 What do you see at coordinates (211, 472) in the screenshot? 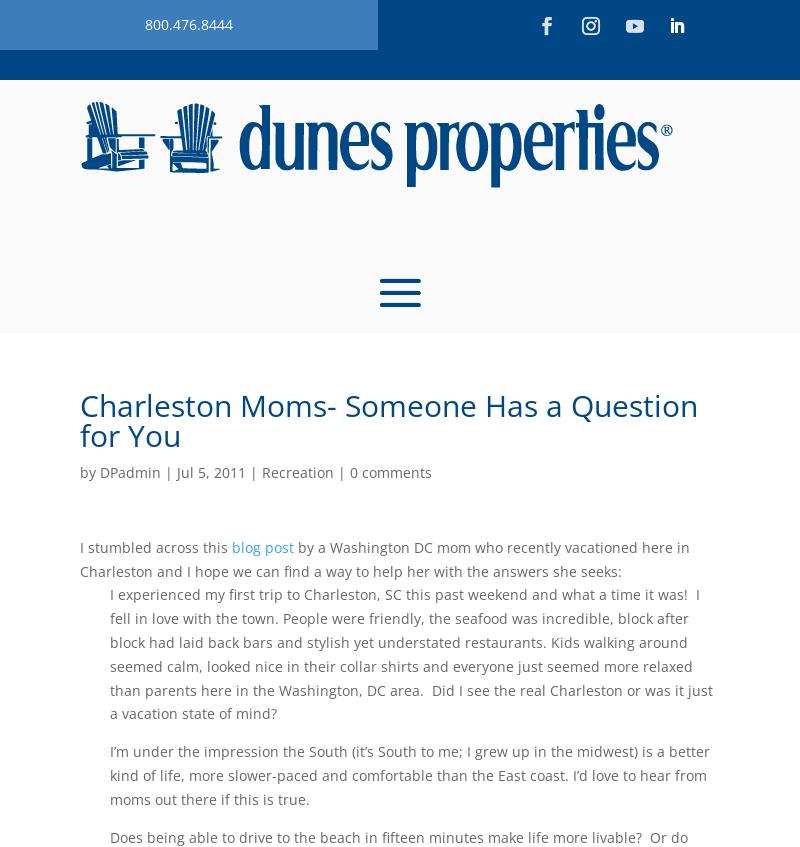
I see `'Jul 5, 2011'` at bounding box center [211, 472].